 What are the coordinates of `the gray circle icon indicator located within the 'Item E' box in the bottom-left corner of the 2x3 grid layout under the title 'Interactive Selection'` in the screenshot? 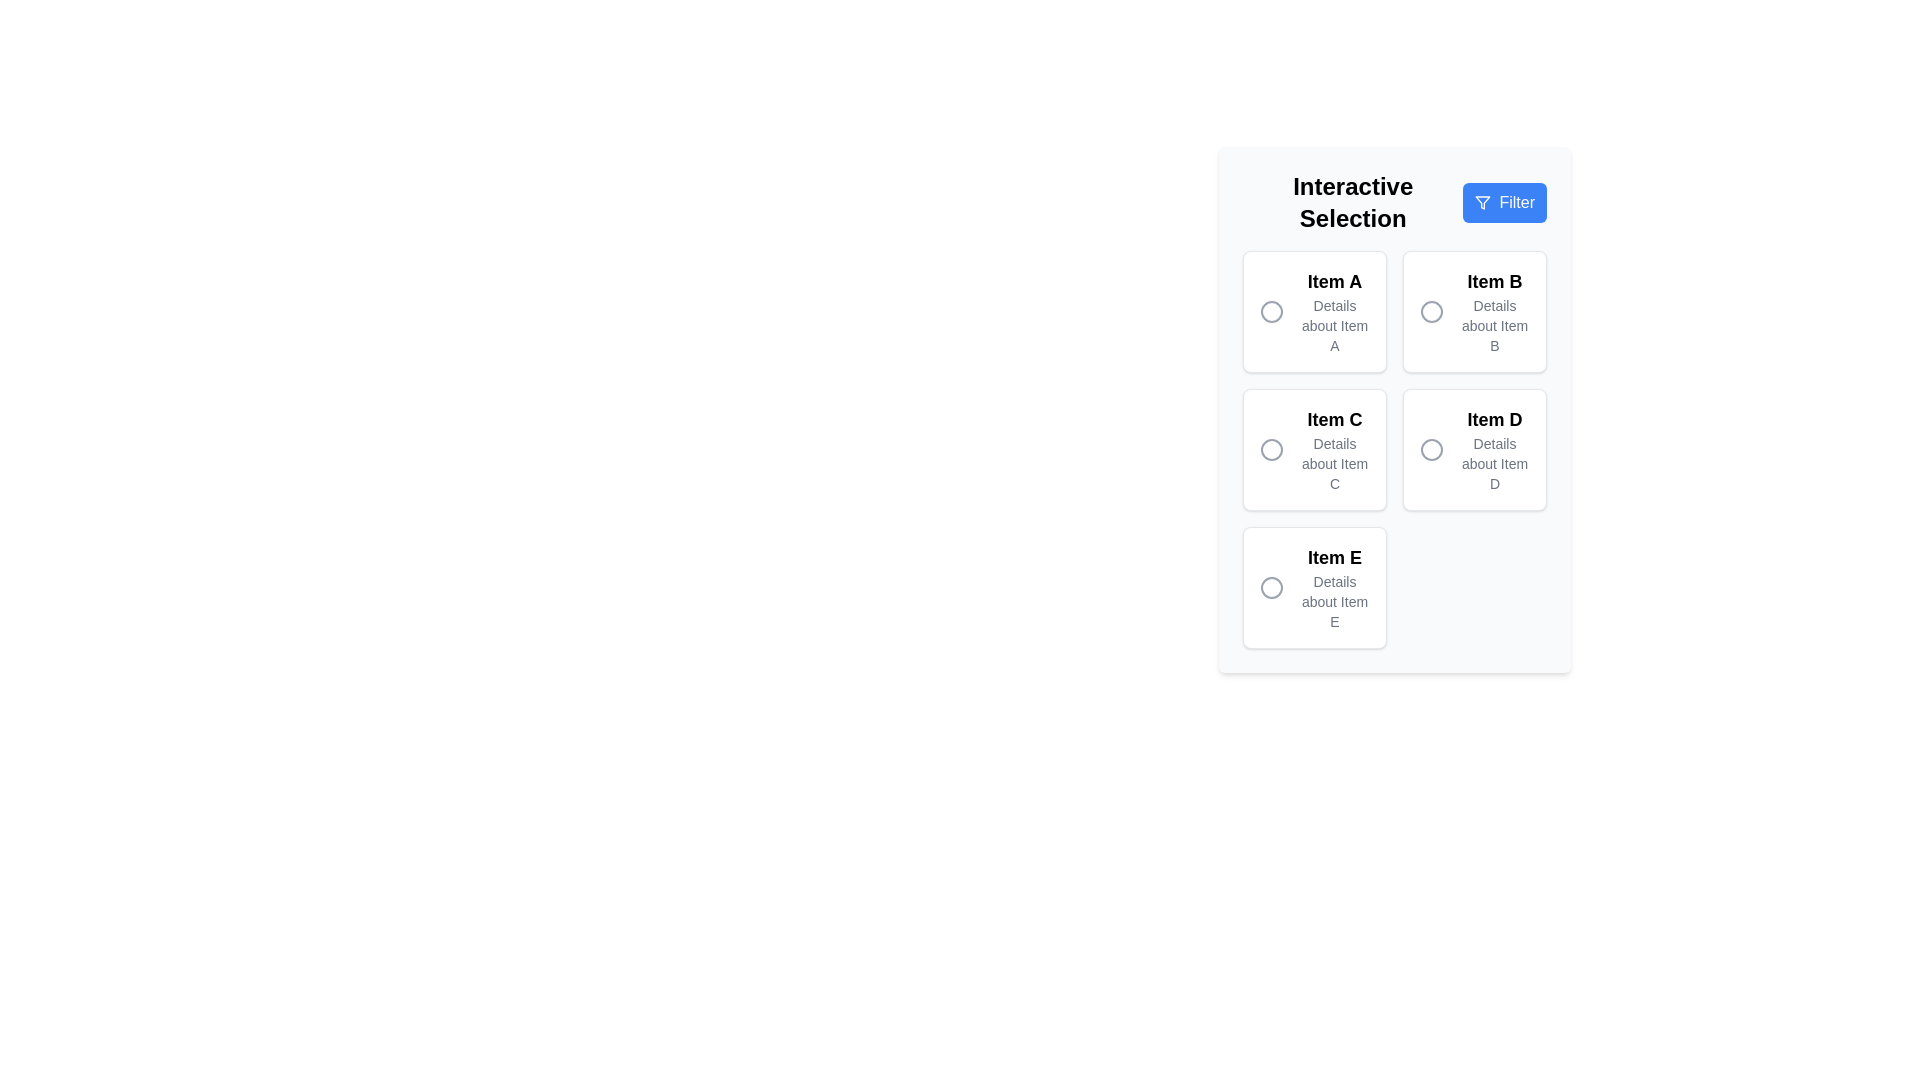 It's located at (1271, 586).